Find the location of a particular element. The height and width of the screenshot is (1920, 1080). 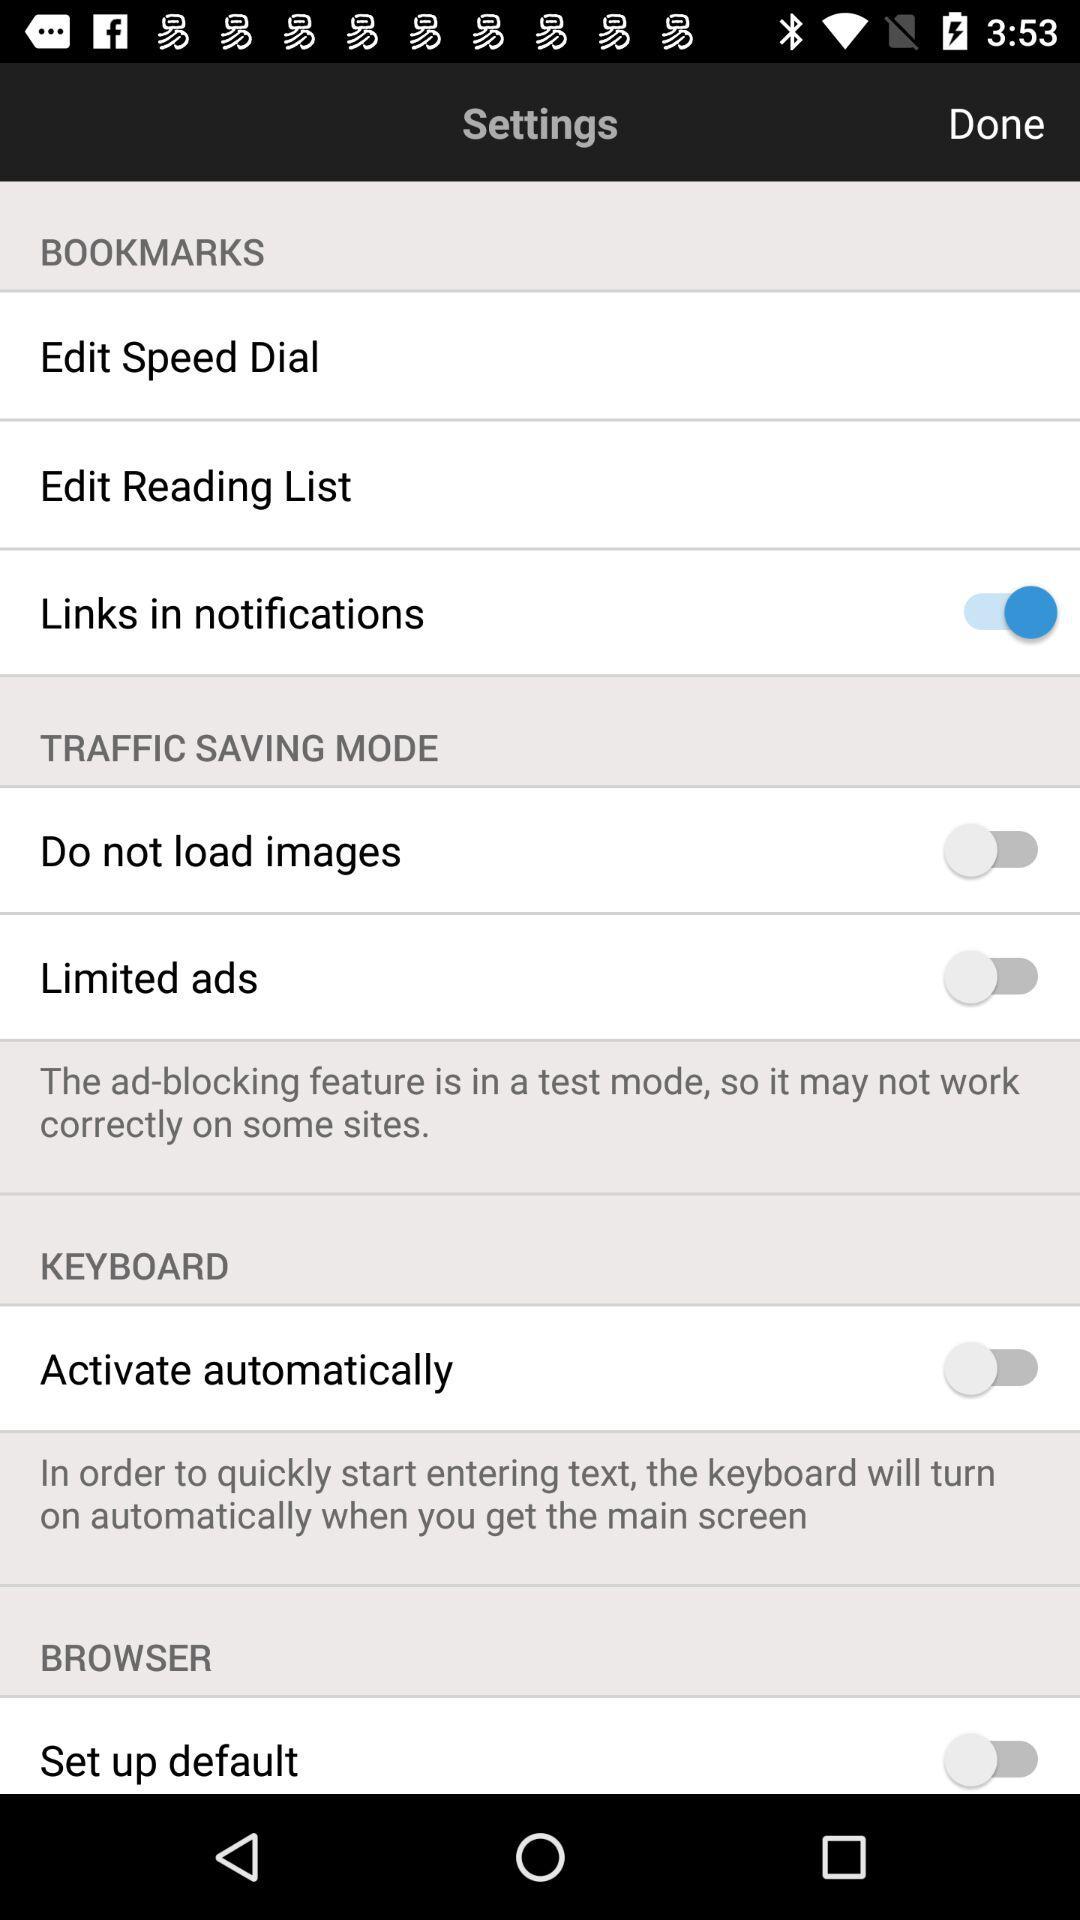

set as default is located at coordinates (1000, 1758).